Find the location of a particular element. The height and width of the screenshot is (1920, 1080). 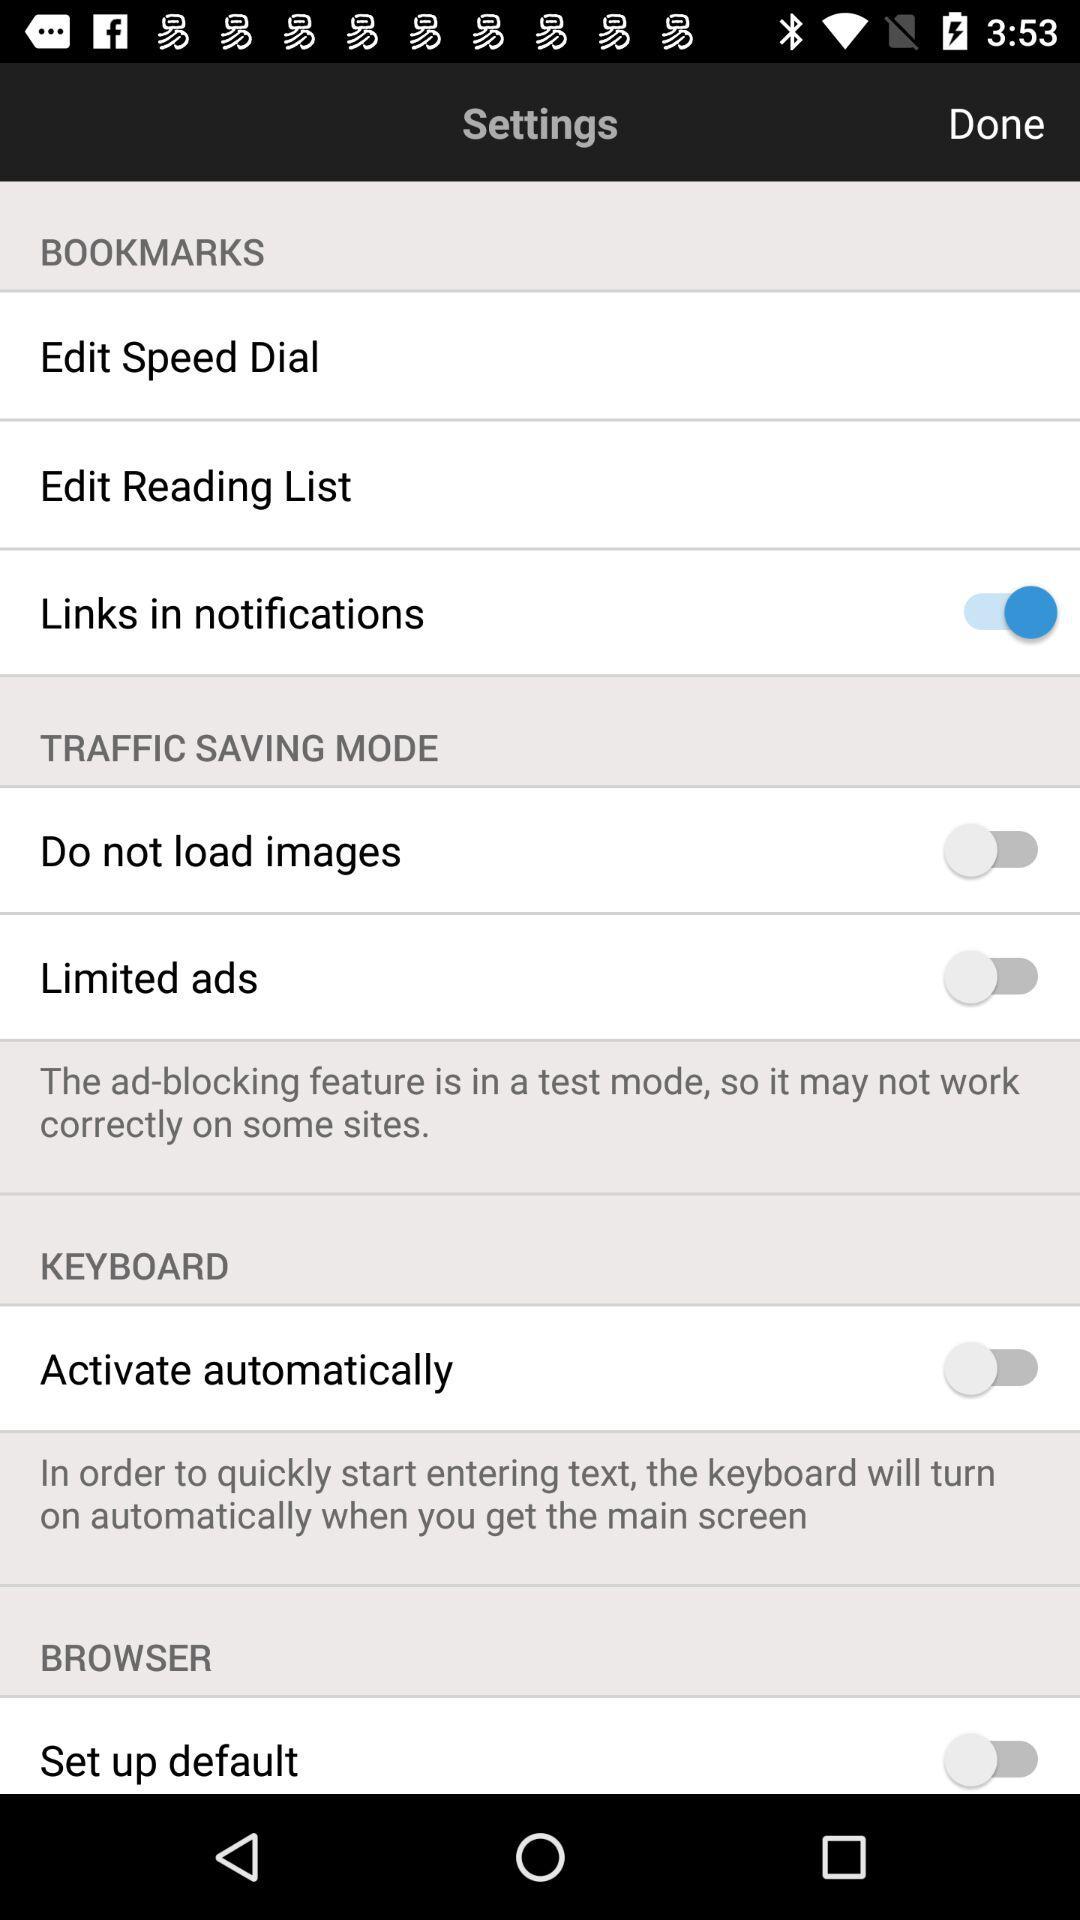

set as default is located at coordinates (1000, 1758).